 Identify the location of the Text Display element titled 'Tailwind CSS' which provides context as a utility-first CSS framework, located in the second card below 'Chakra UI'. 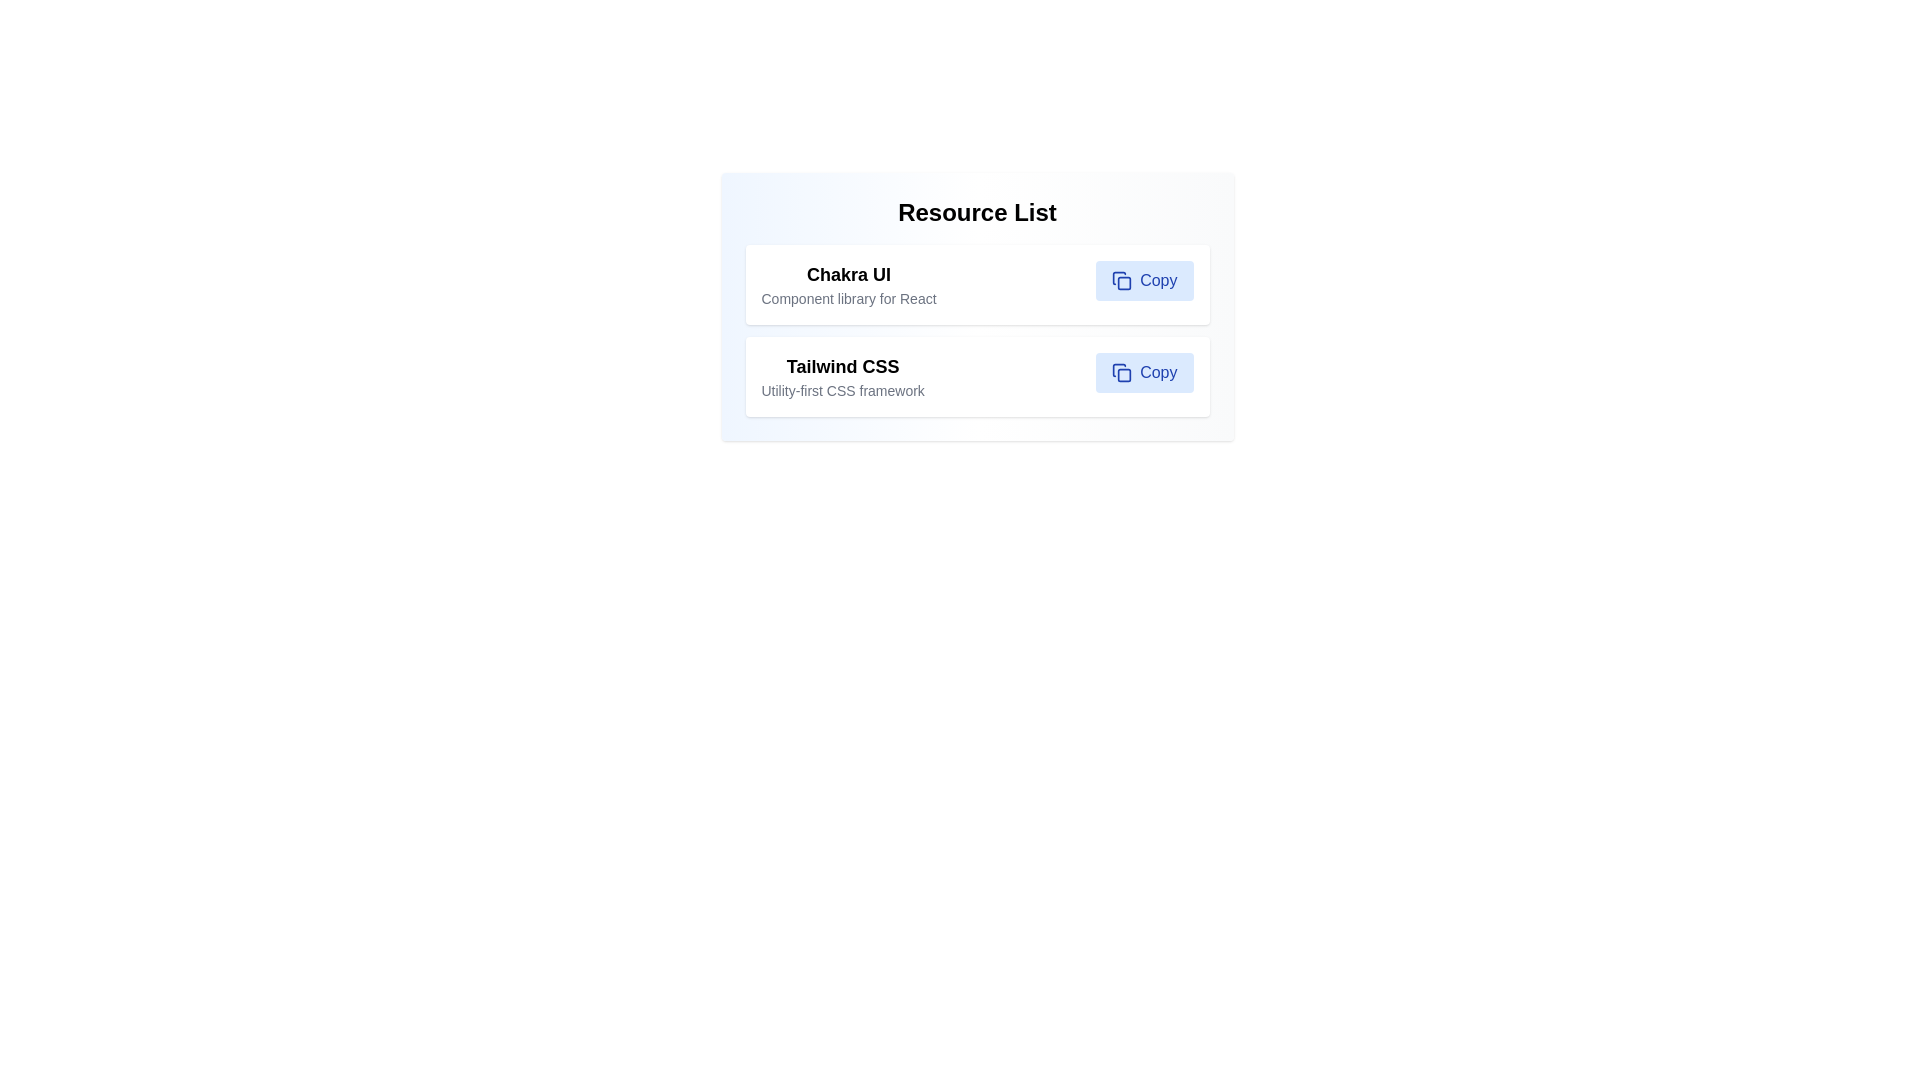
(843, 377).